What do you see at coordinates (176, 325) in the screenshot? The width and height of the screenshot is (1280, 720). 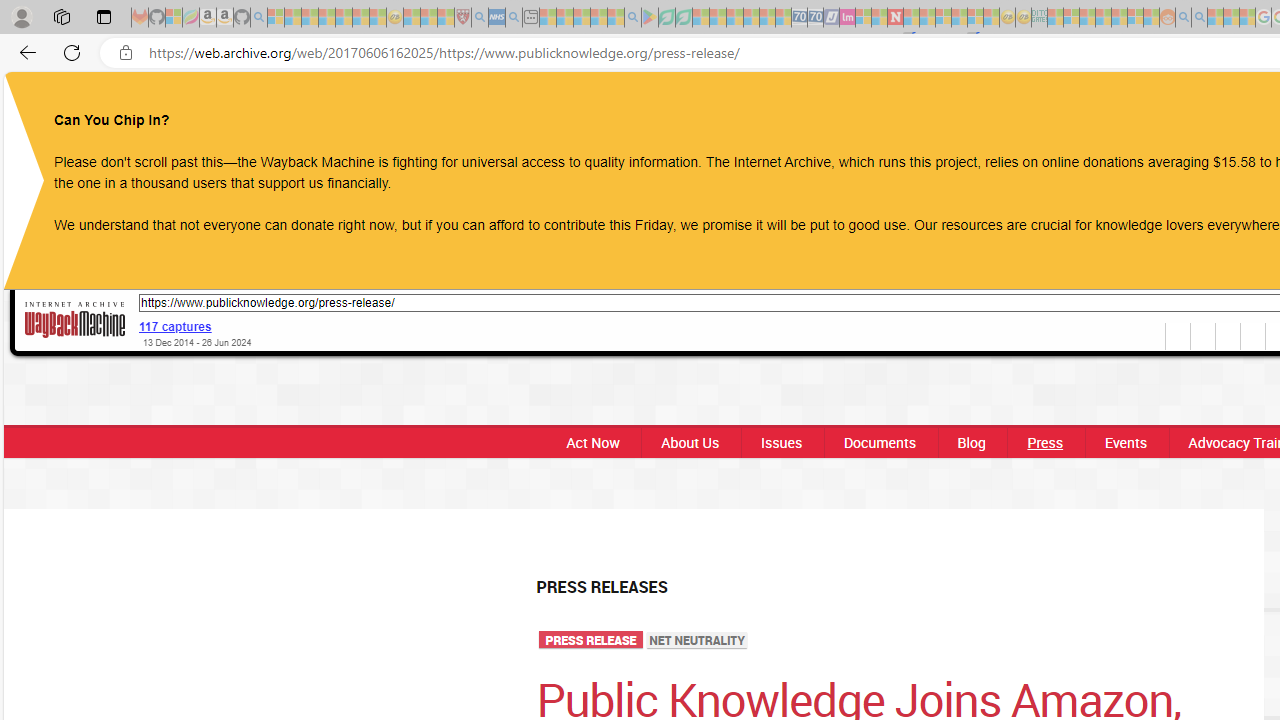 I see `'117 captures'` at bounding box center [176, 325].